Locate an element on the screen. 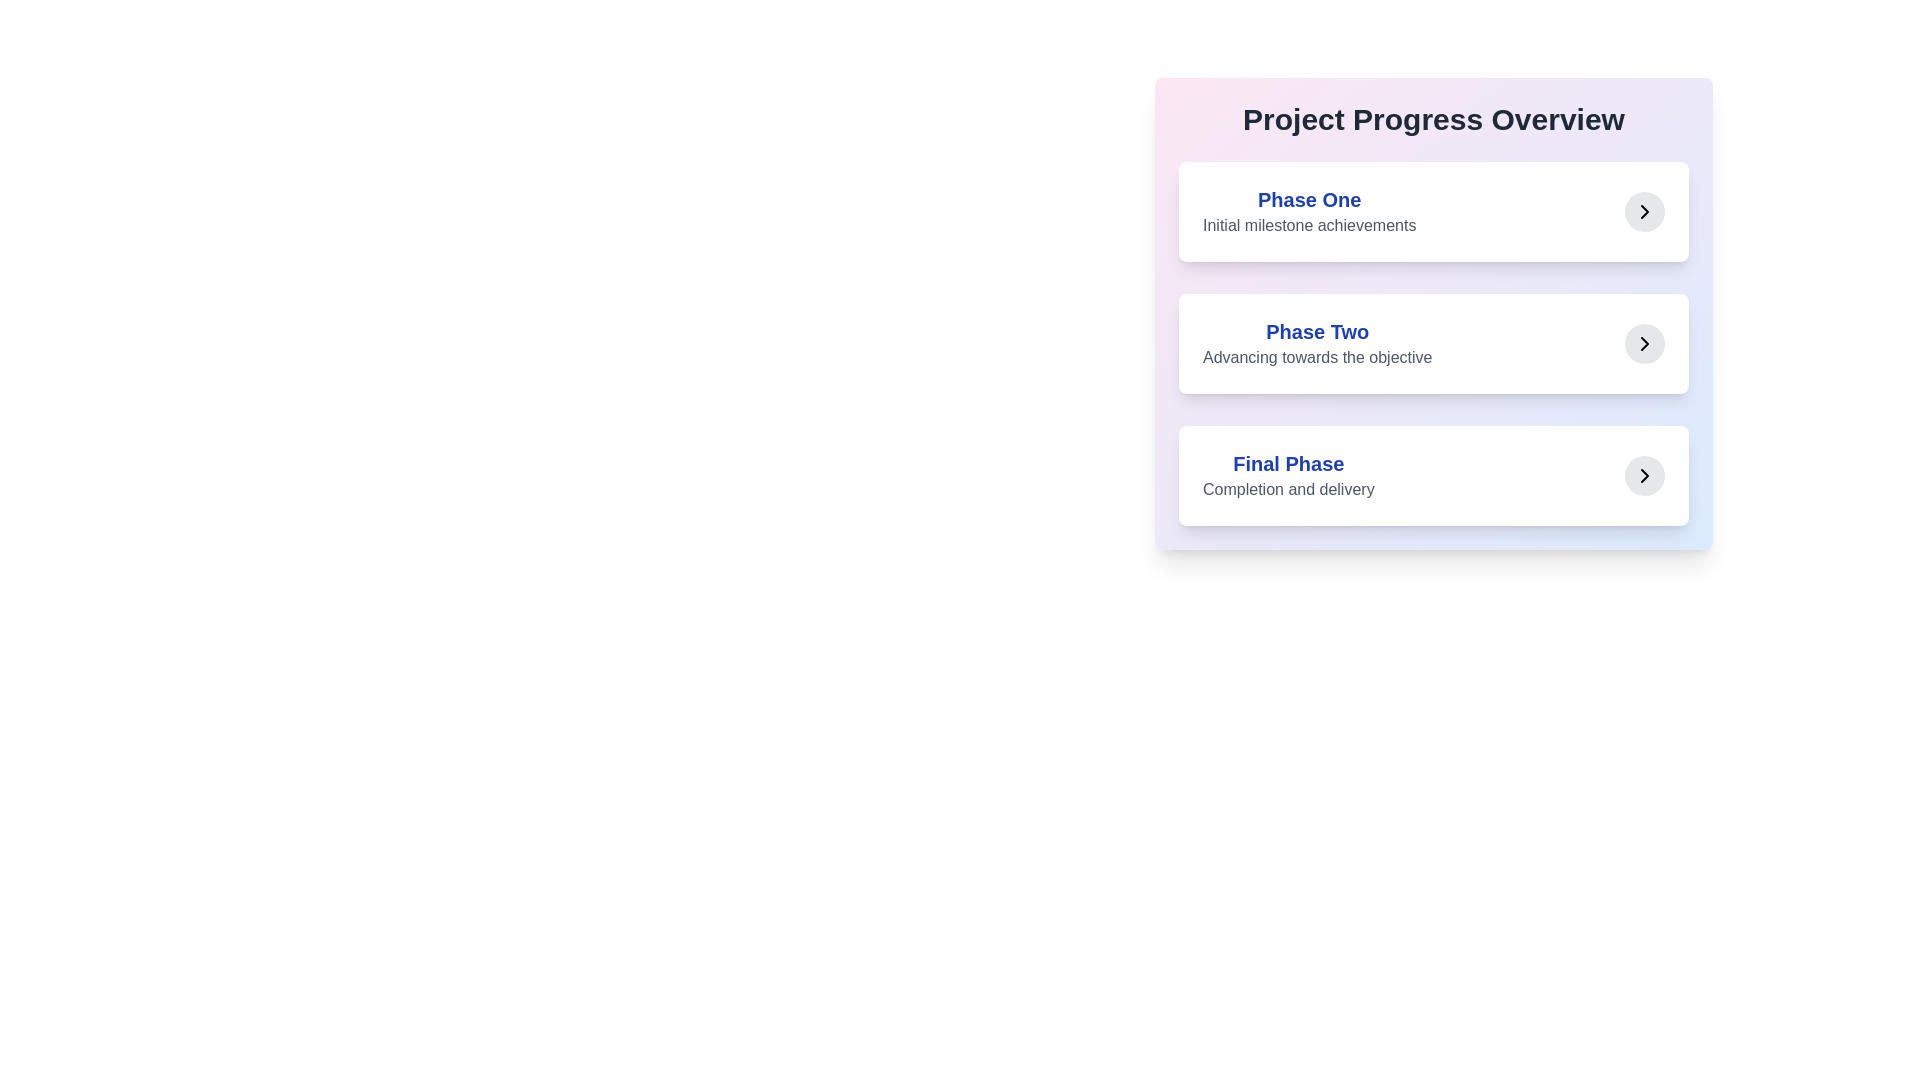 The width and height of the screenshot is (1920, 1080). the chevron-shaped icon button located on the right side of the 'Phase Two' row is located at coordinates (1645, 342).